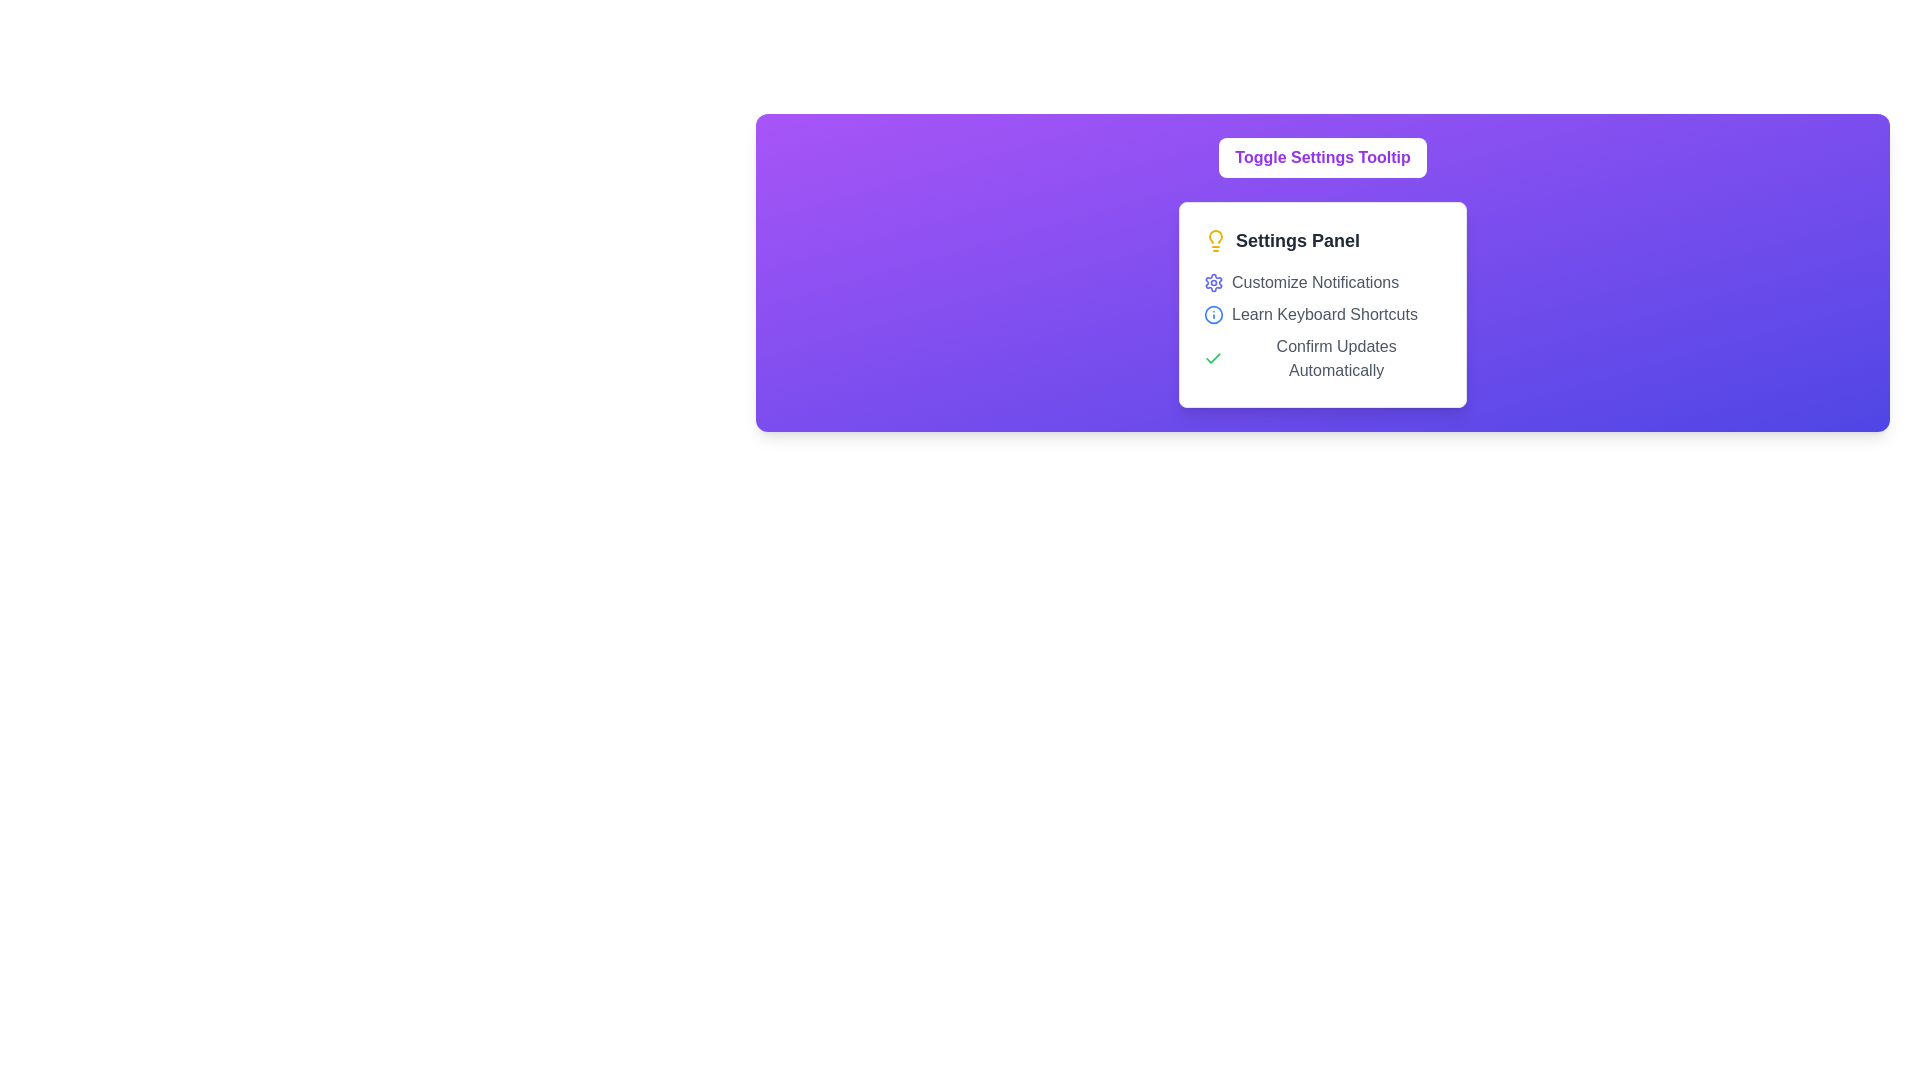 The image size is (1920, 1080). What do you see at coordinates (1213, 282) in the screenshot?
I see `the settings icon located to the left of the 'Customize Notifications' text` at bounding box center [1213, 282].